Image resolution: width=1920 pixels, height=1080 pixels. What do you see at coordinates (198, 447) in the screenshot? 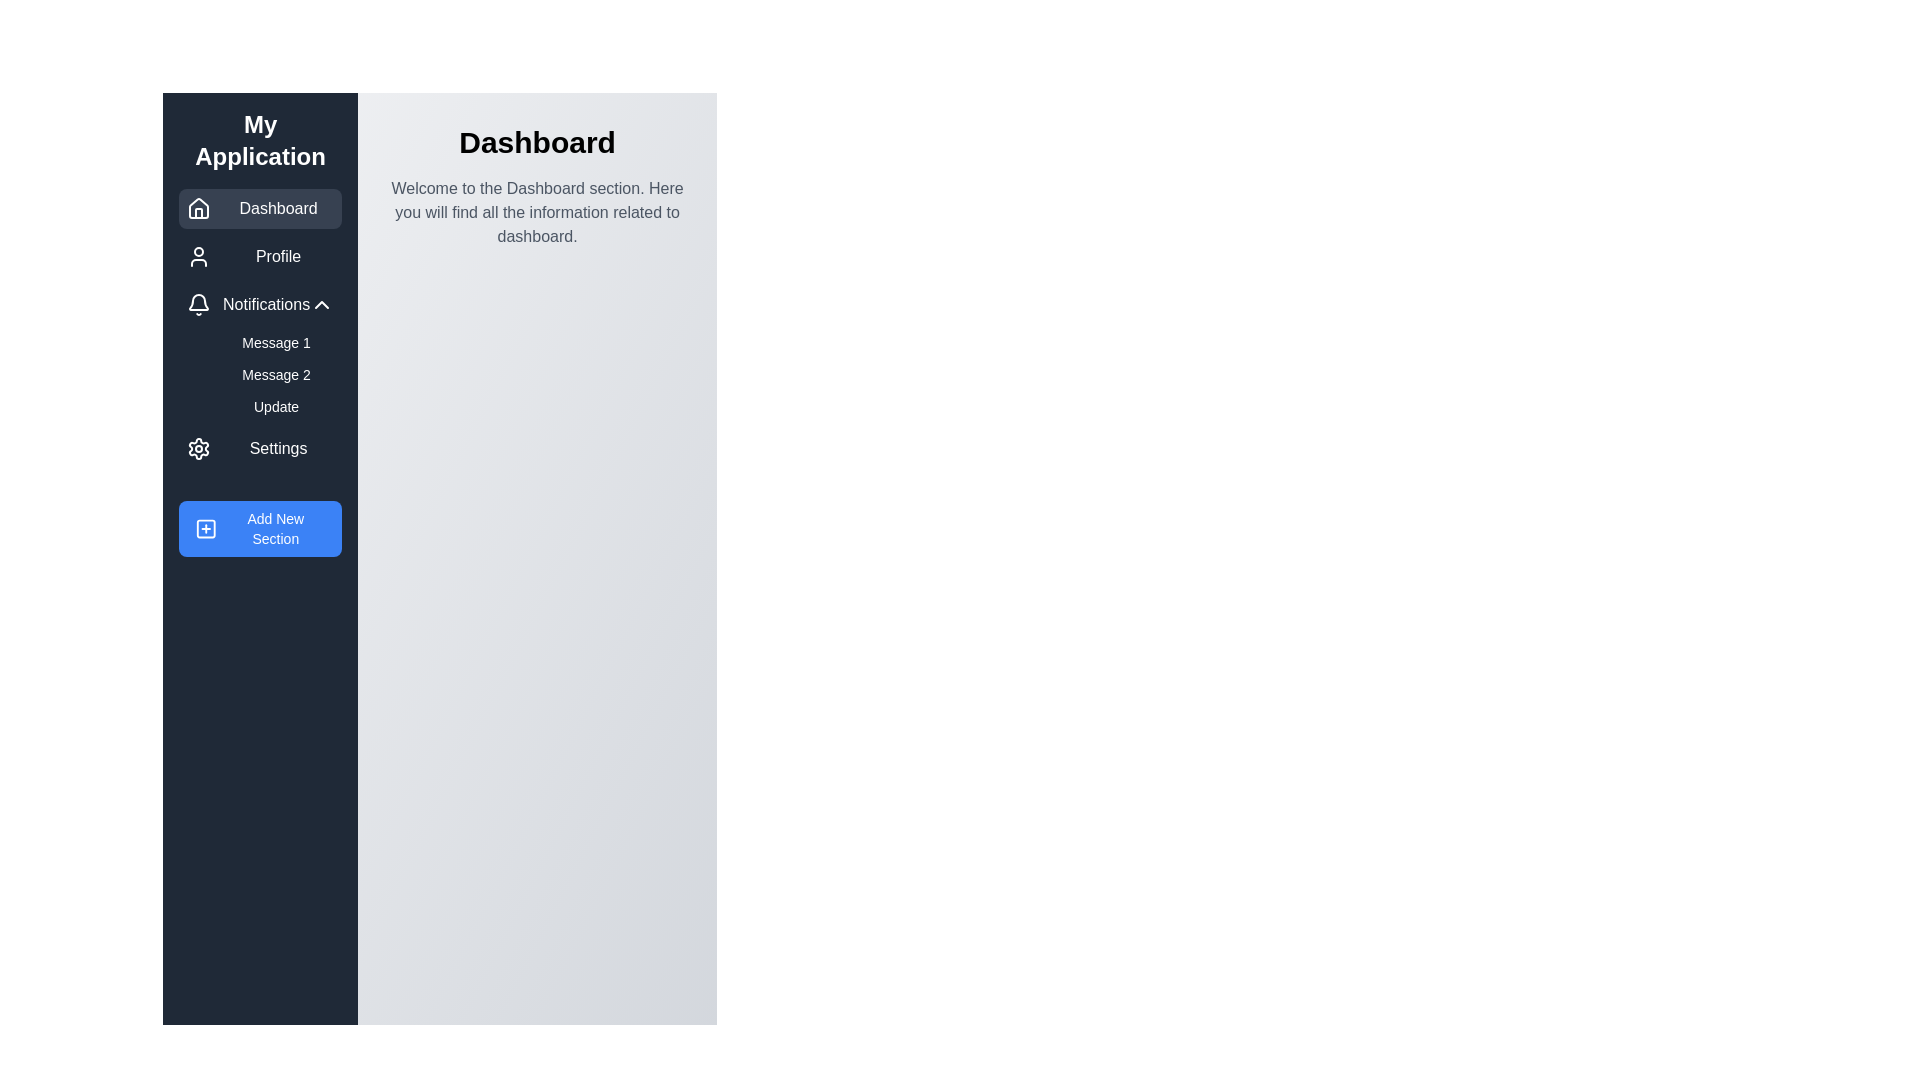
I see `the settings menu icon located in the left navigation menu, positioned just below the 'Notifications' menu and above the 'Add New Section' button` at bounding box center [198, 447].